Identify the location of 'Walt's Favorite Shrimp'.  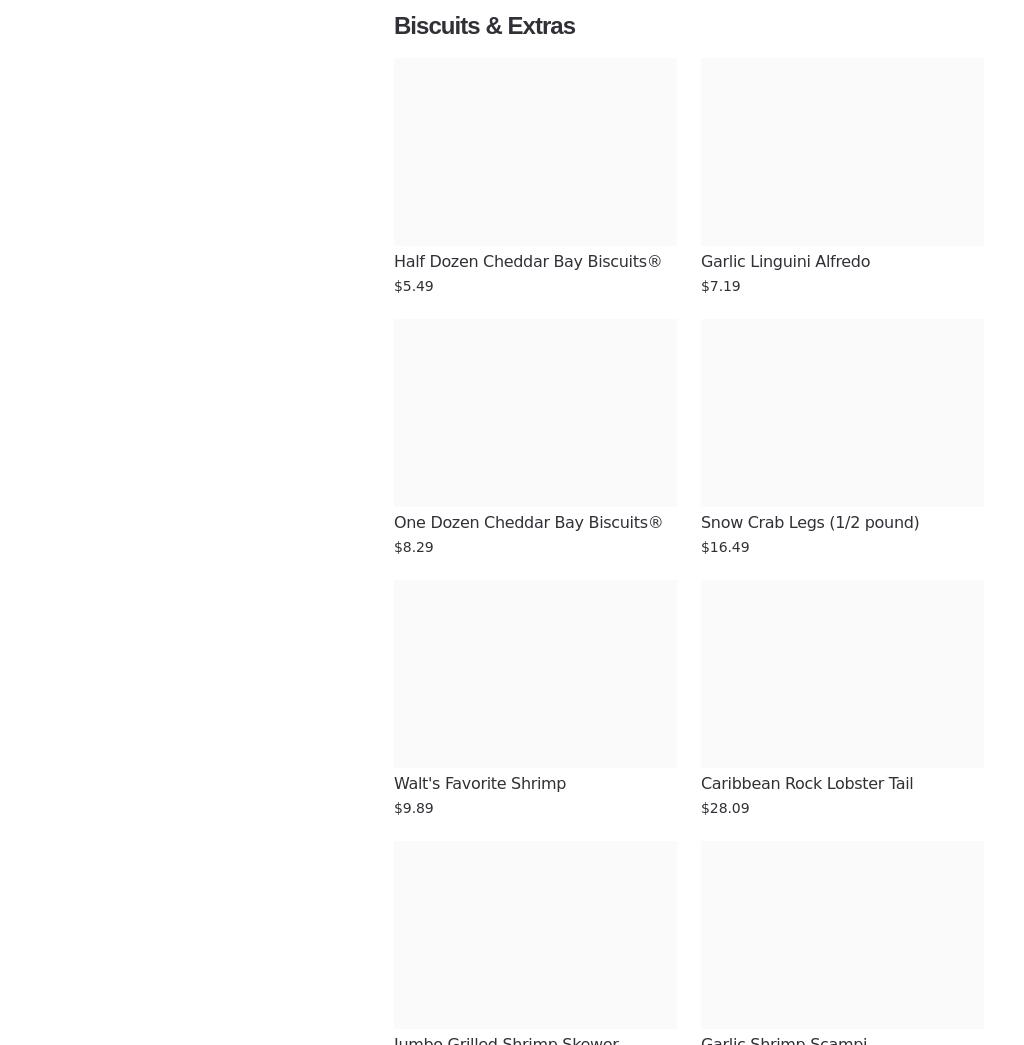
(393, 783).